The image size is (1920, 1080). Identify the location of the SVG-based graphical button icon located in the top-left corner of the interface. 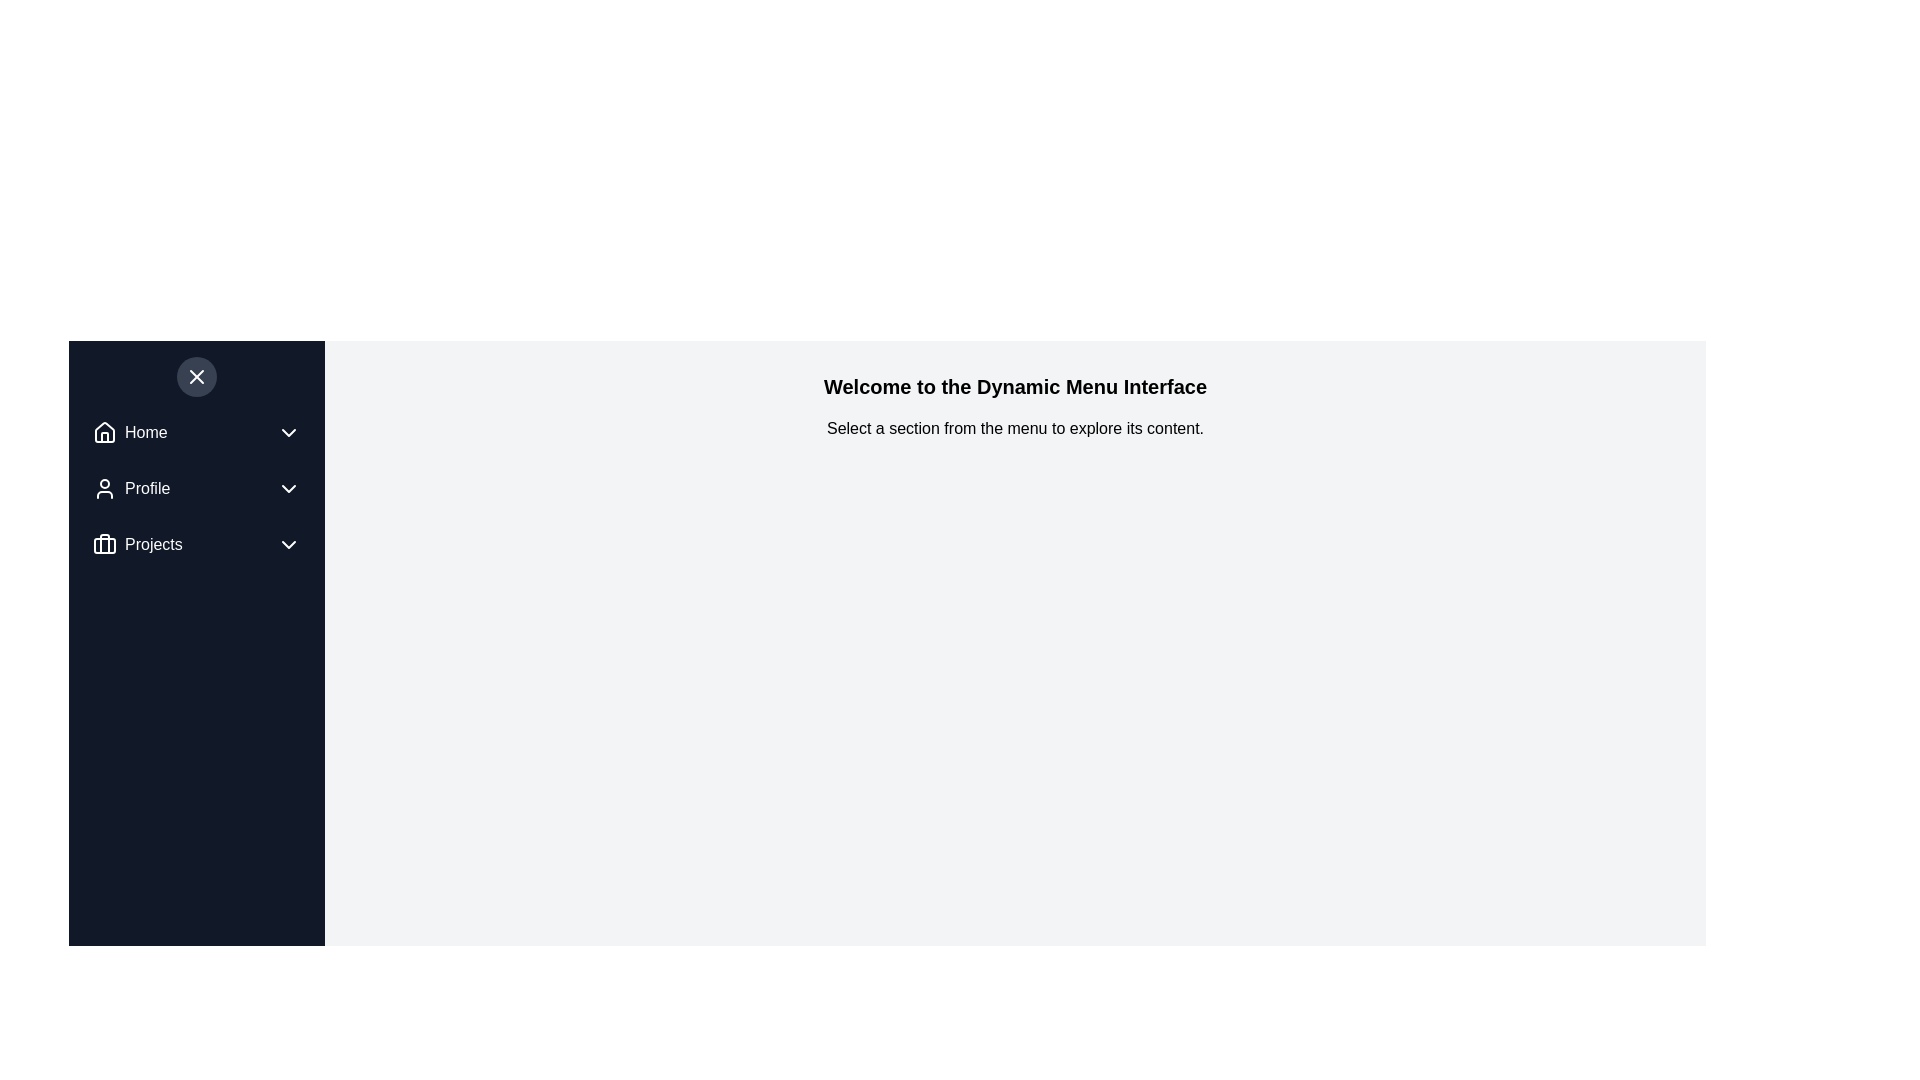
(196, 377).